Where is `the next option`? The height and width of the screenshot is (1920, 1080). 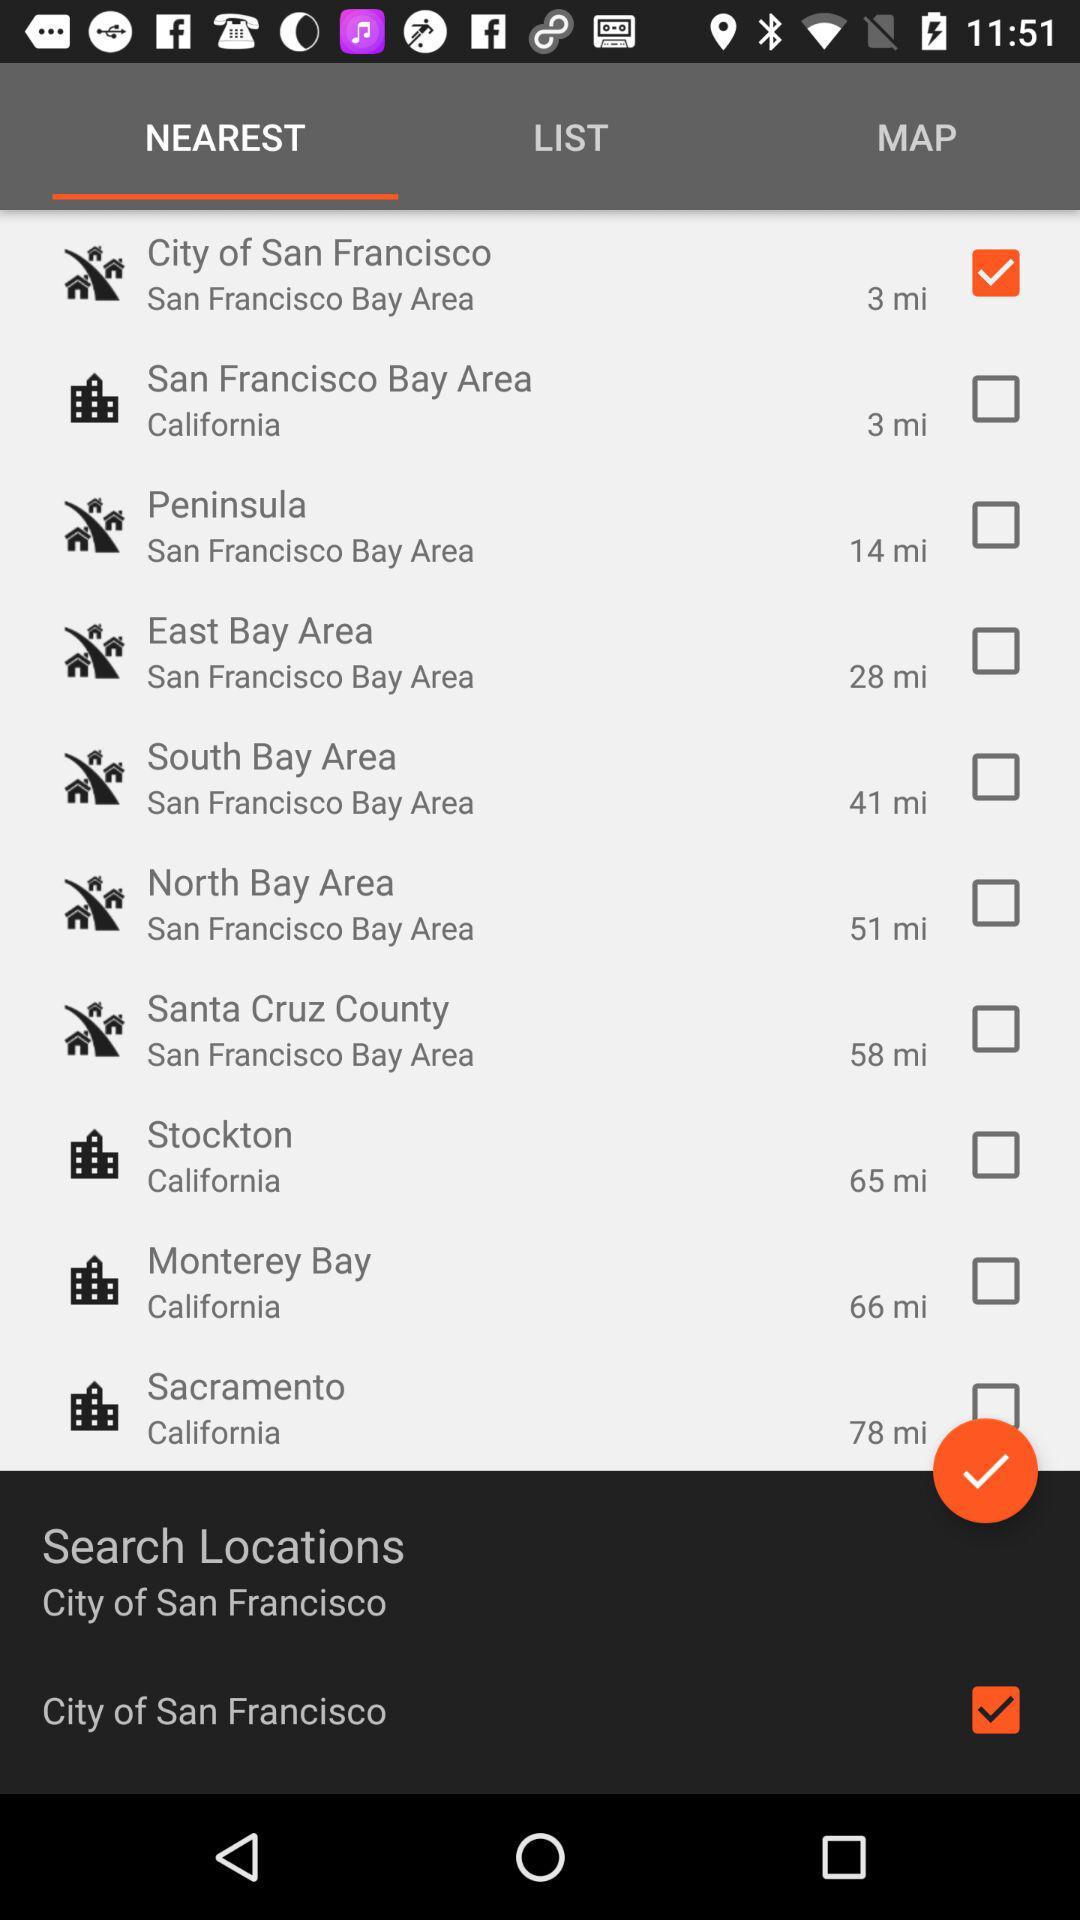 the next option is located at coordinates (995, 398).